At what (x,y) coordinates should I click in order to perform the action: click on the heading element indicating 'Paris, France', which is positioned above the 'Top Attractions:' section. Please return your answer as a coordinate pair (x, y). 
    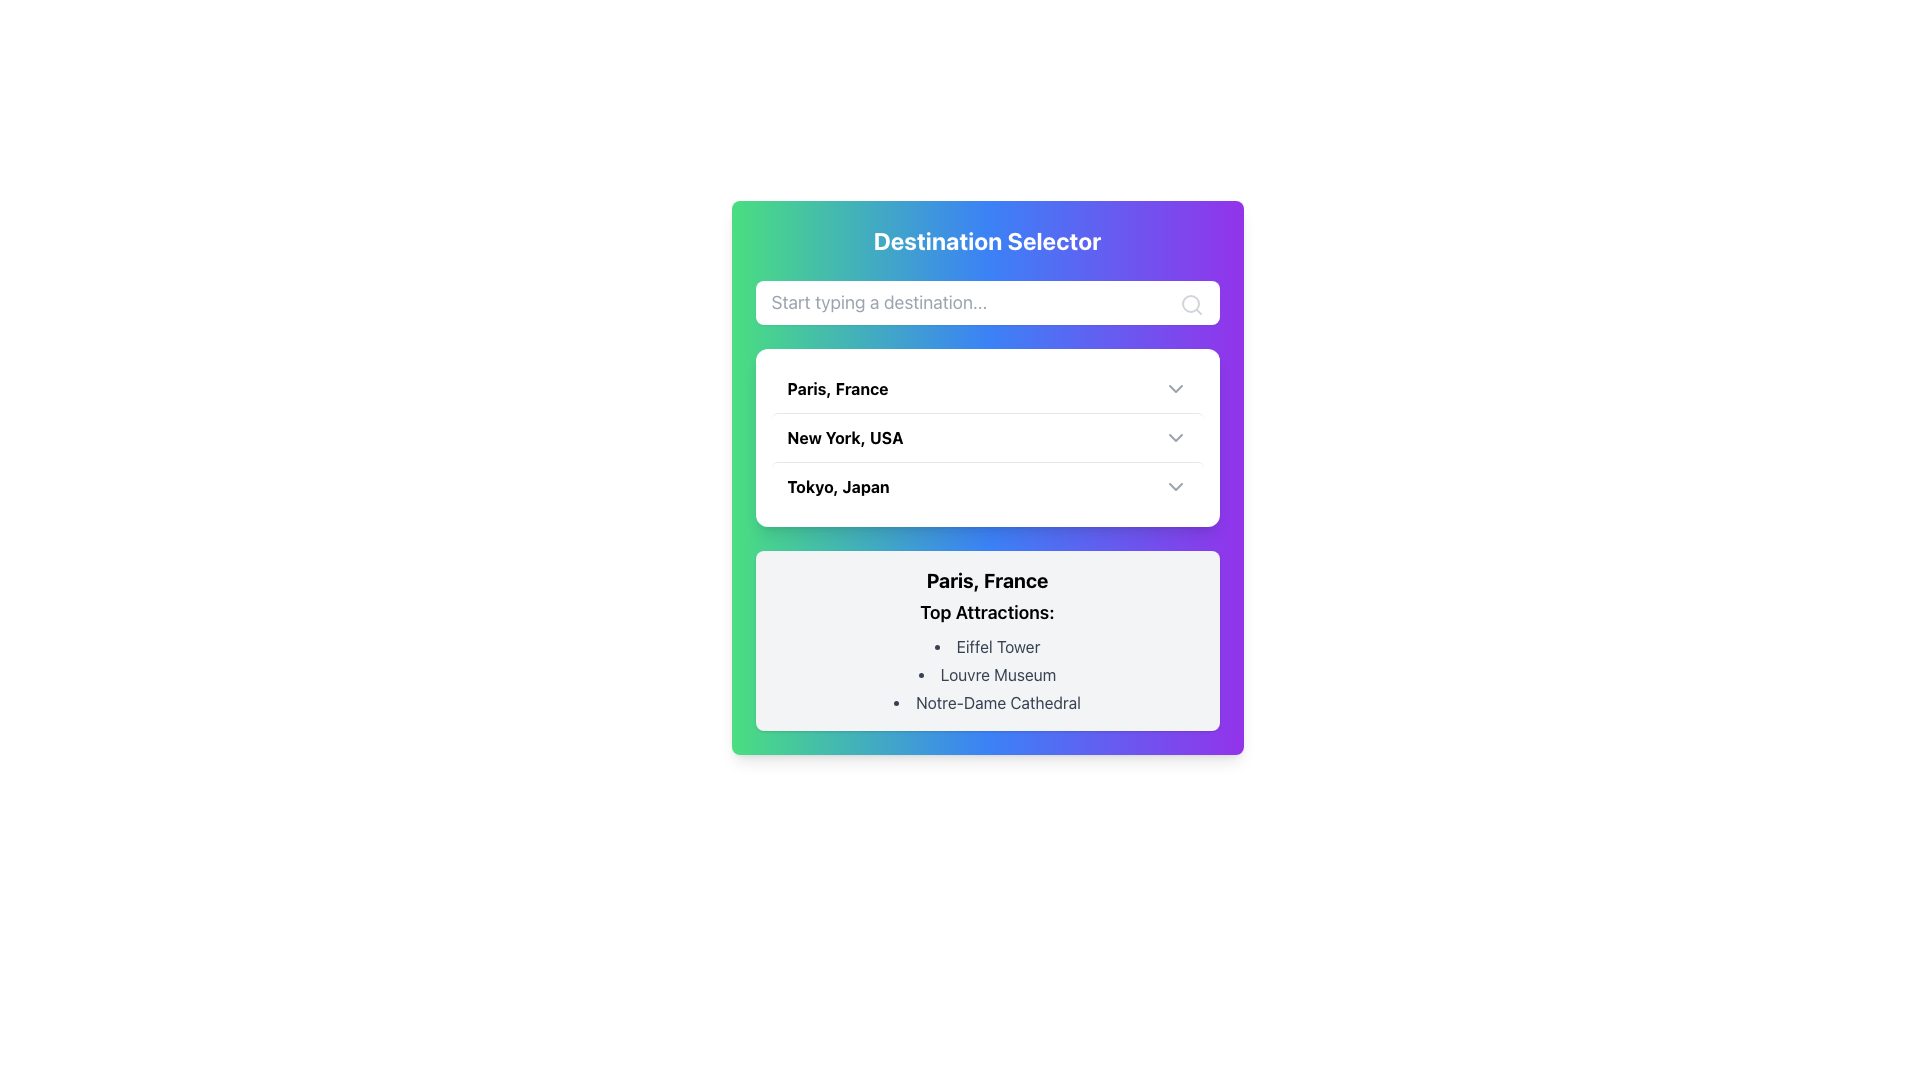
    Looking at the image, I should click on (987, 581).